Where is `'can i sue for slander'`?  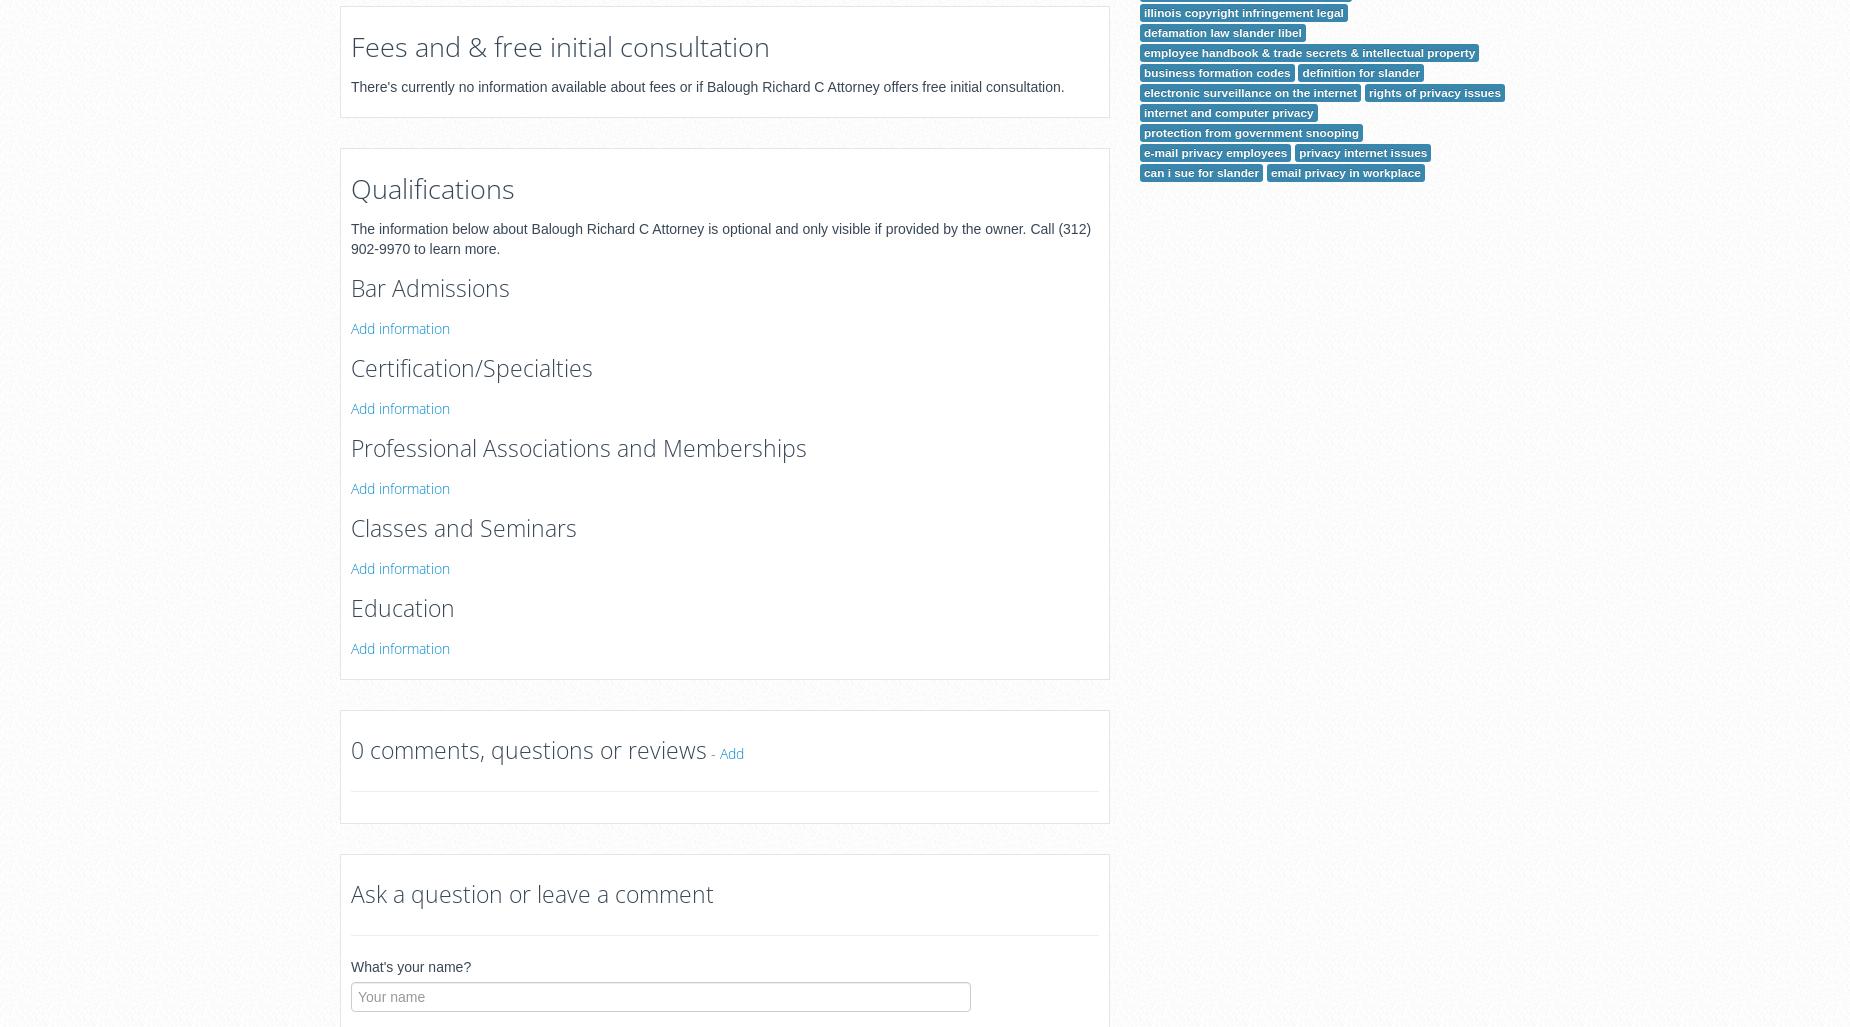 'can i sue for slander' is located at coordinates (1200, 172).